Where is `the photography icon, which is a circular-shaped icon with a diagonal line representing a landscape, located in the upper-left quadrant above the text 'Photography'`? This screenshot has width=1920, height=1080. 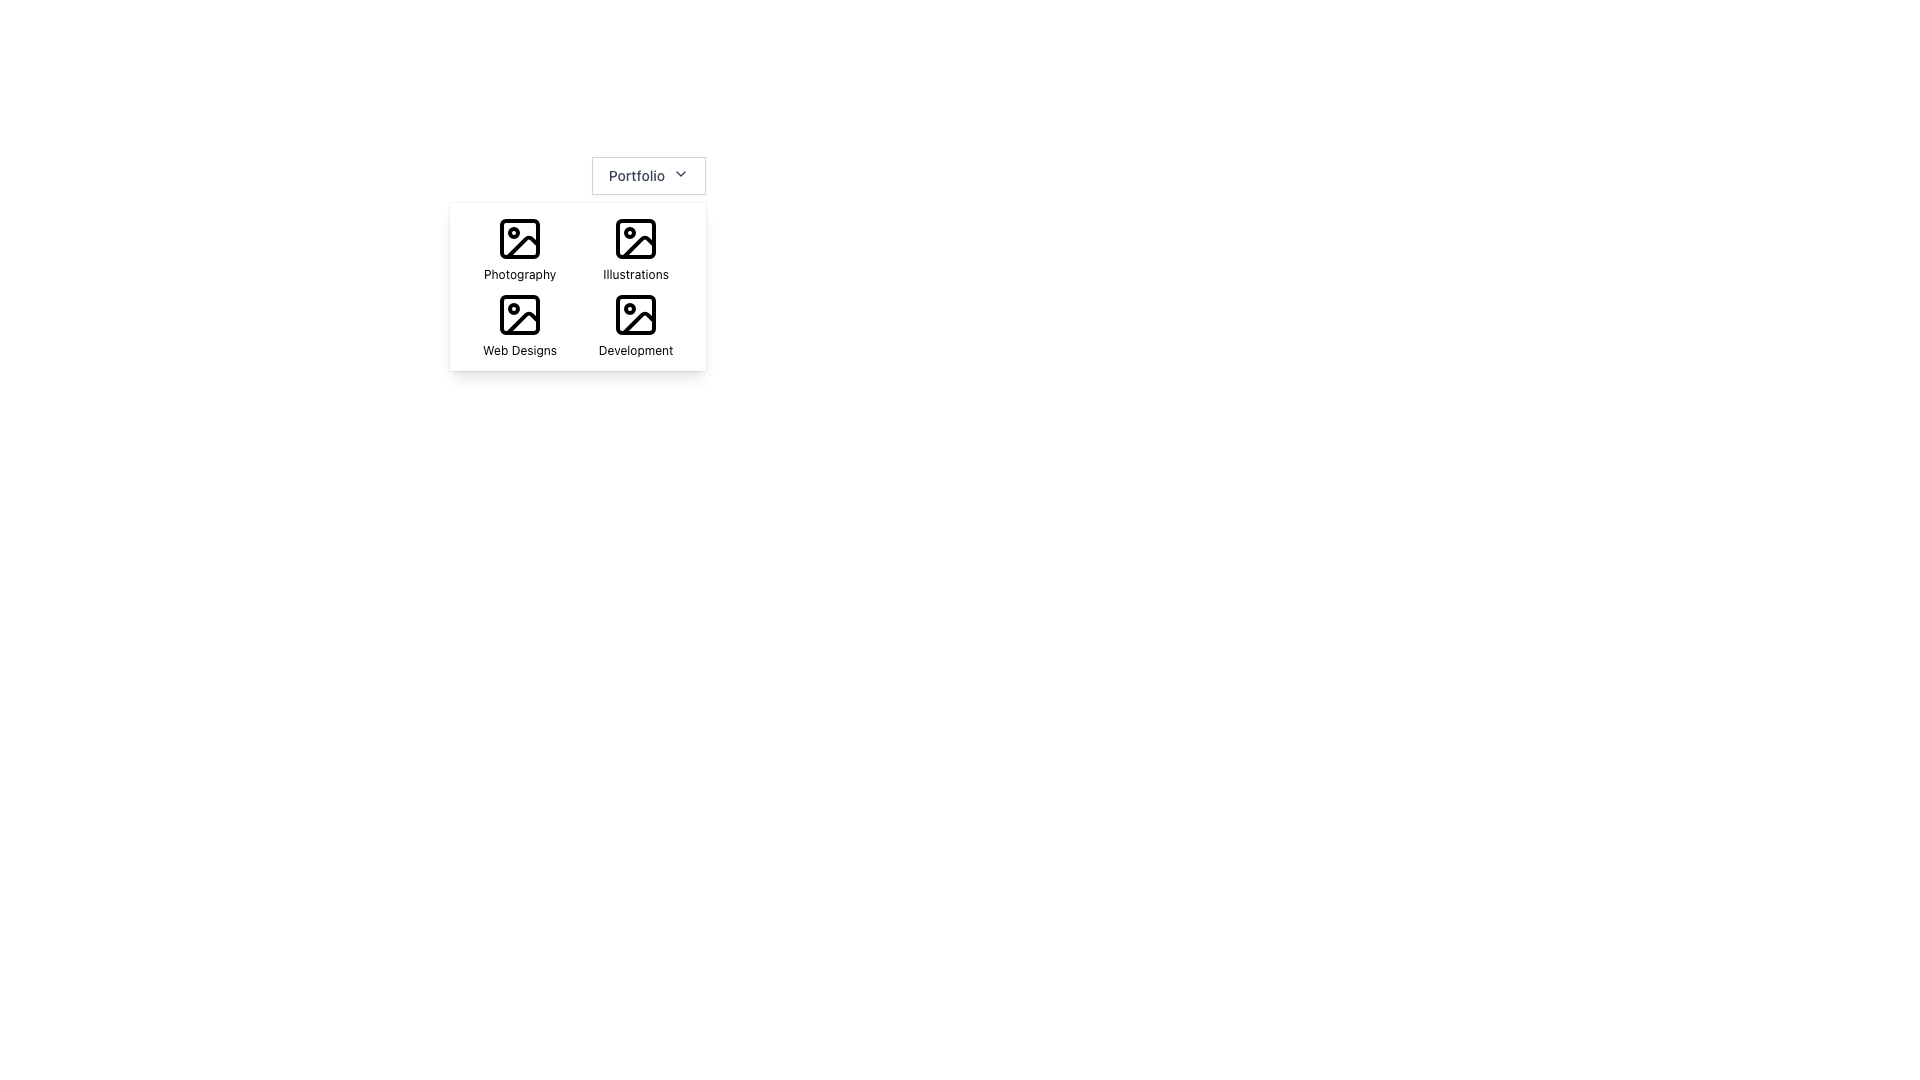
the photography icon, which is a circular-shaped icon with a diagonal line representing a landscape, located in the upper-left quadrant above the text 'Photography' is located at coordinates (520, 238).